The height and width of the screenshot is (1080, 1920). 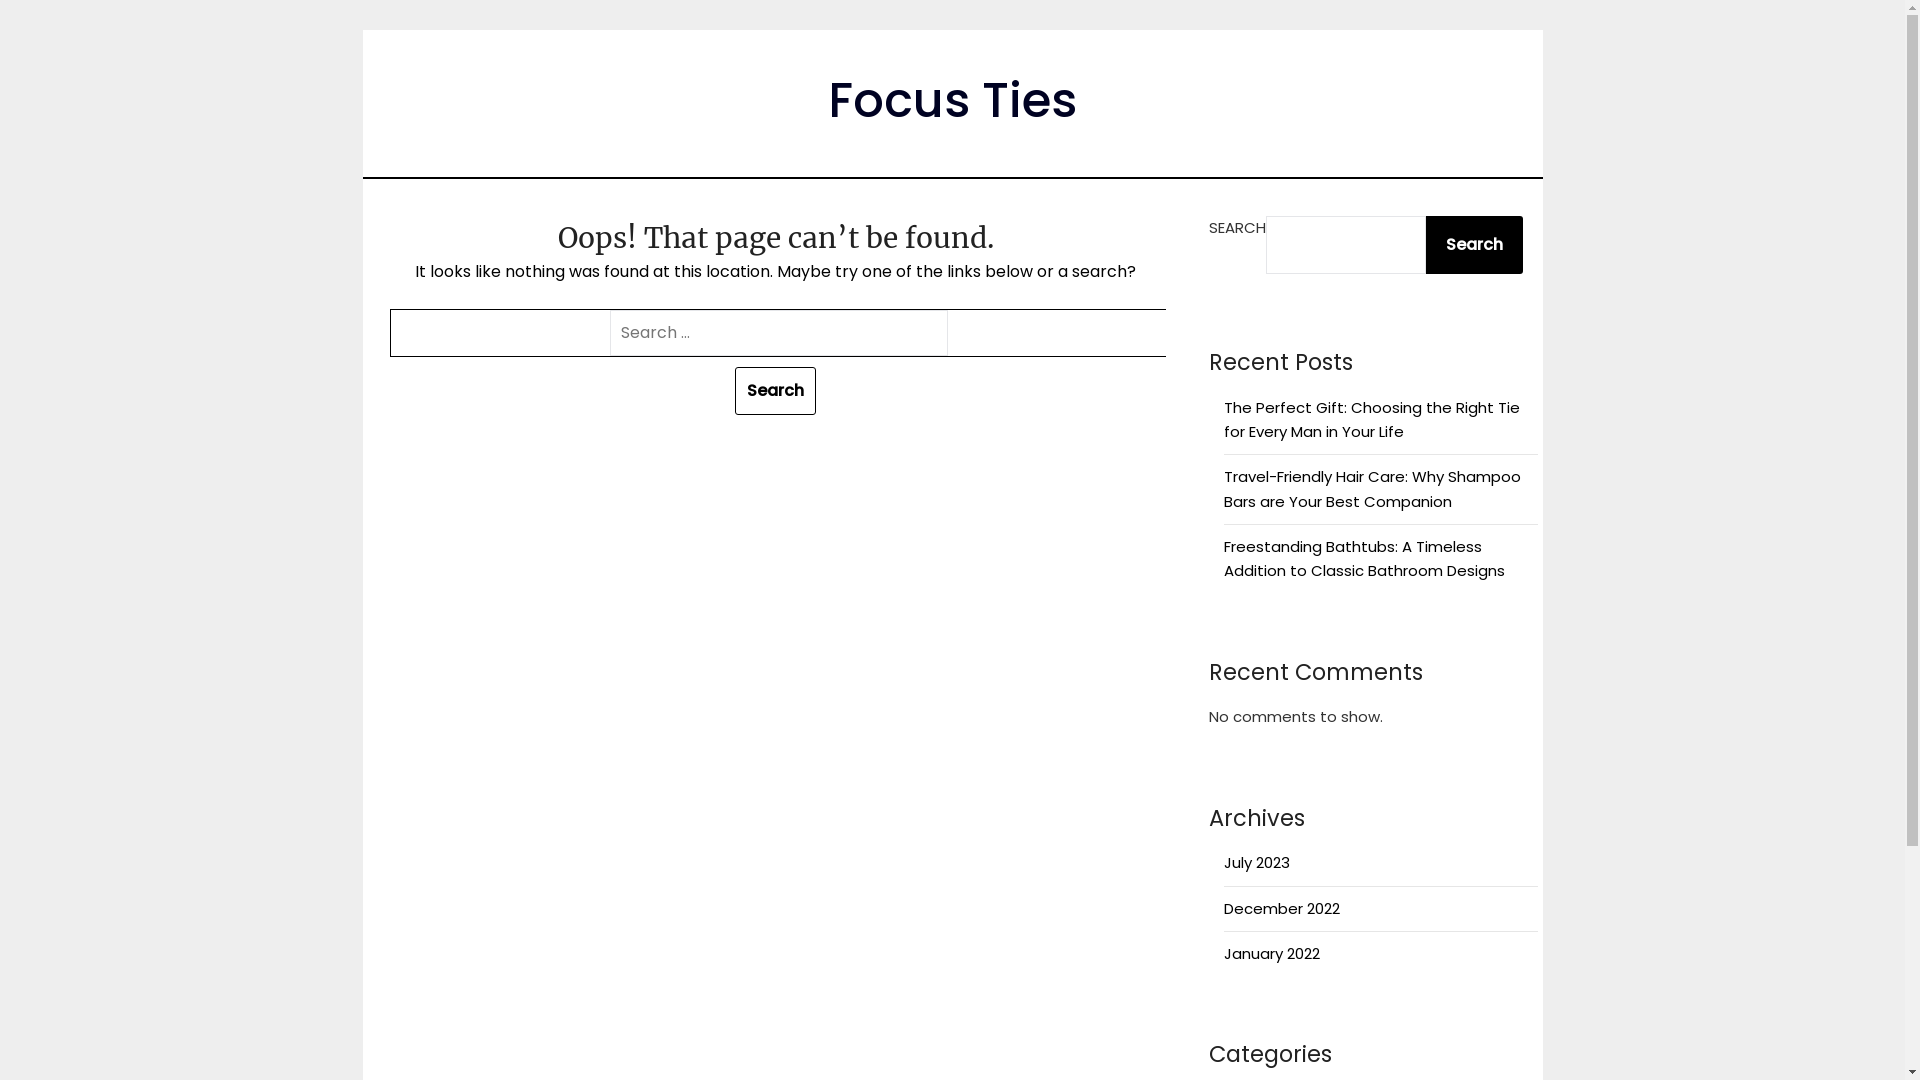 I want to click on 'January 2022', so click(x=1271, y=952).